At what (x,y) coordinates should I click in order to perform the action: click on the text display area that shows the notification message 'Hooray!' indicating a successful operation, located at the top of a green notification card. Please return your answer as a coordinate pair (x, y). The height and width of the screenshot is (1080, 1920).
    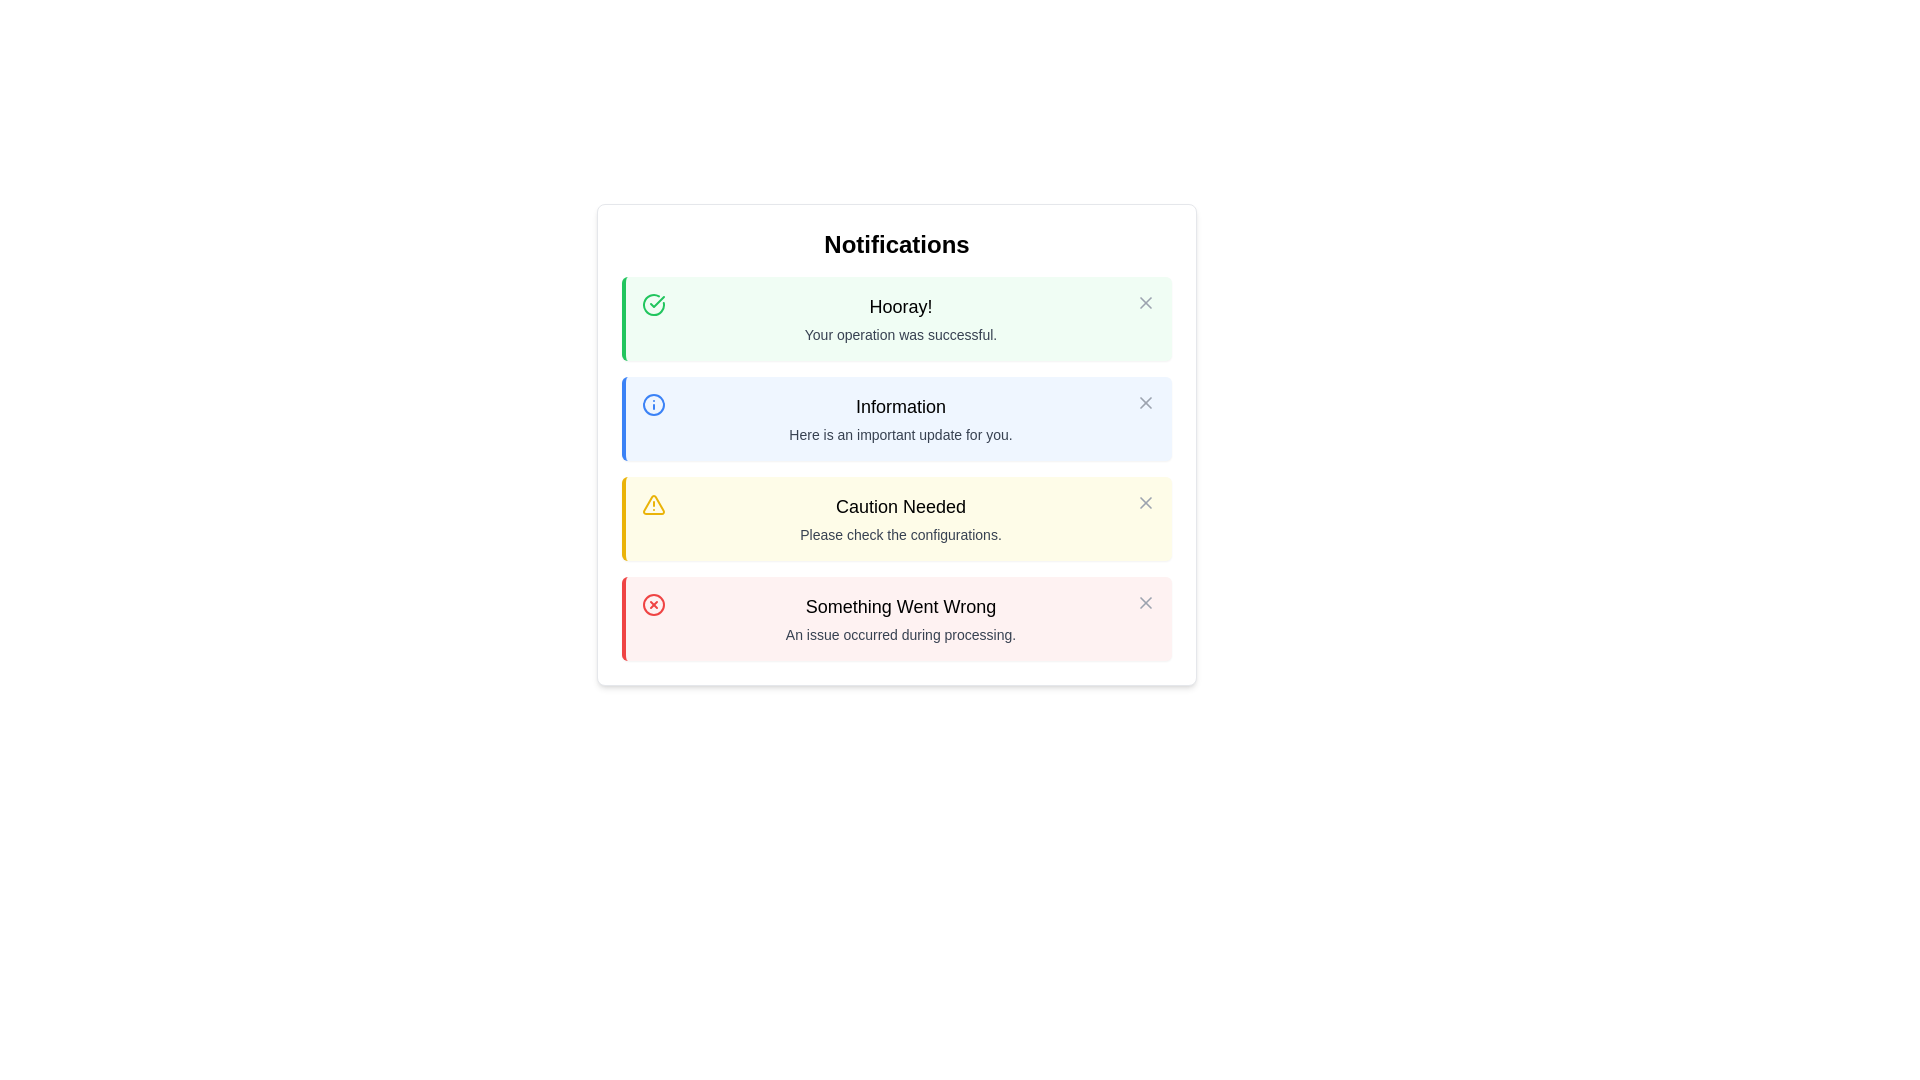
    Looking at the image, I should click on (900, 318).